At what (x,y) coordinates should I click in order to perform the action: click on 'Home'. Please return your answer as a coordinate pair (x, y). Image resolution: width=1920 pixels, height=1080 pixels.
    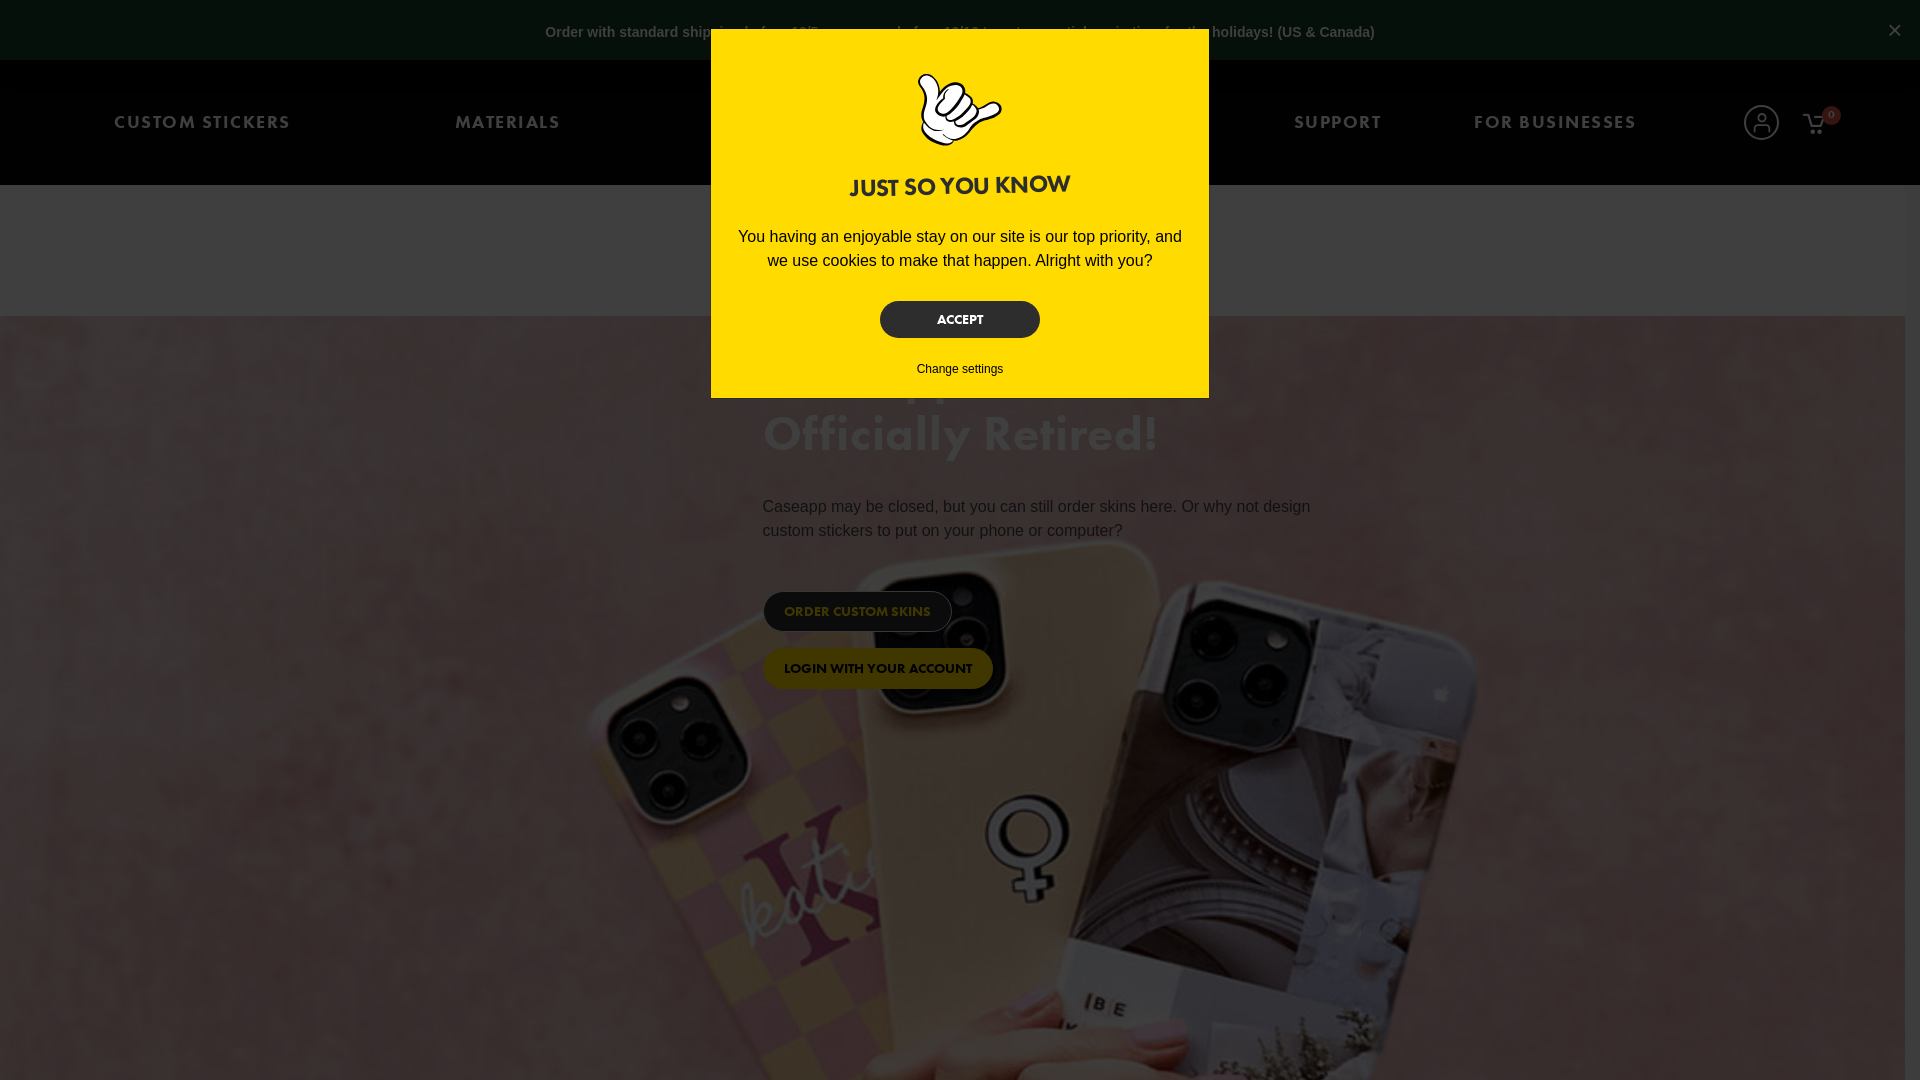
    Looking at the image, I should click on (893, 123).